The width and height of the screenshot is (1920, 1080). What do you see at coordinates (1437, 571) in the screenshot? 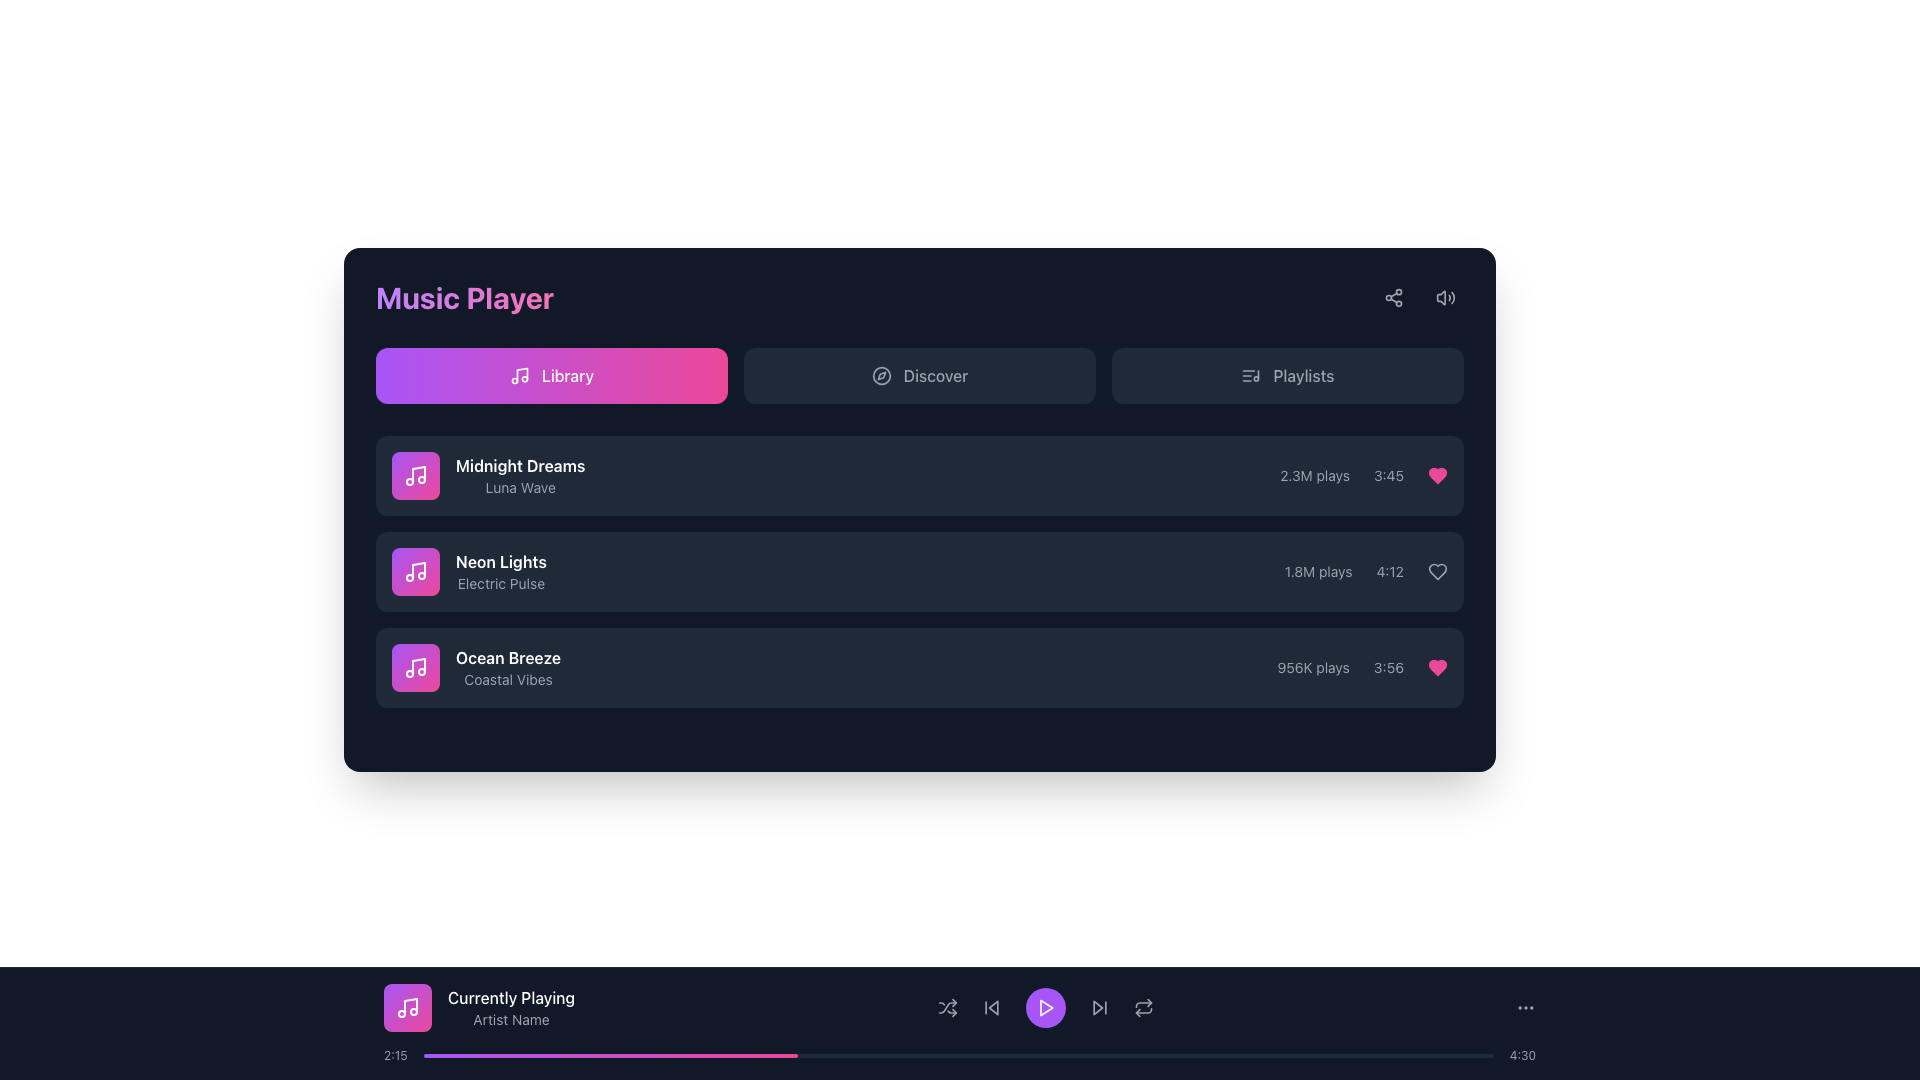
I see `the heart icon button located at the right end of the horizontal line displaying '1.8M plays' and '4:12' in the second track item of the playlist` at bounding box center [1437, 571].